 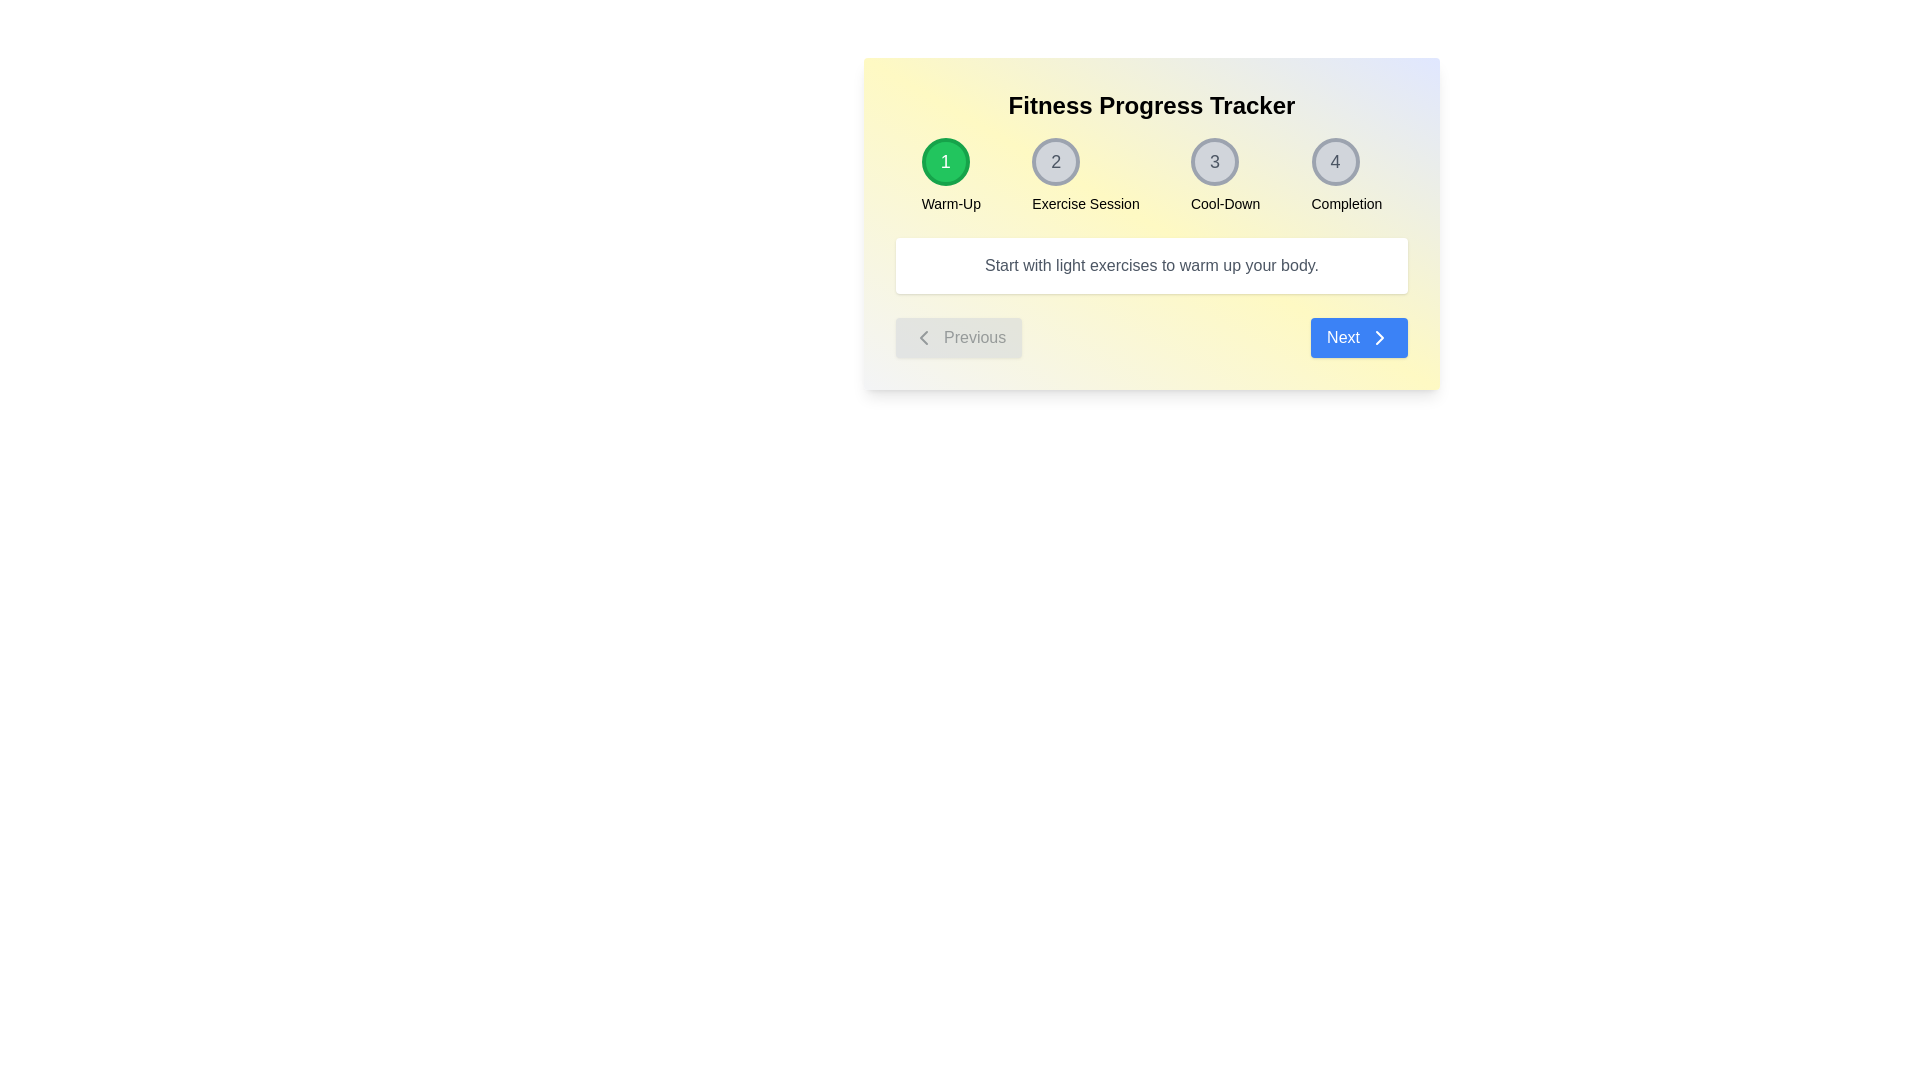 What do you see at coordinates (944, 161) in the screenshot?
I see `the content of the Text Label displaying the number '1' in a bold white typeface, which is centered within a green circular background, part of the first item in the horizontal progress bar` at bounding box center [944, 161].